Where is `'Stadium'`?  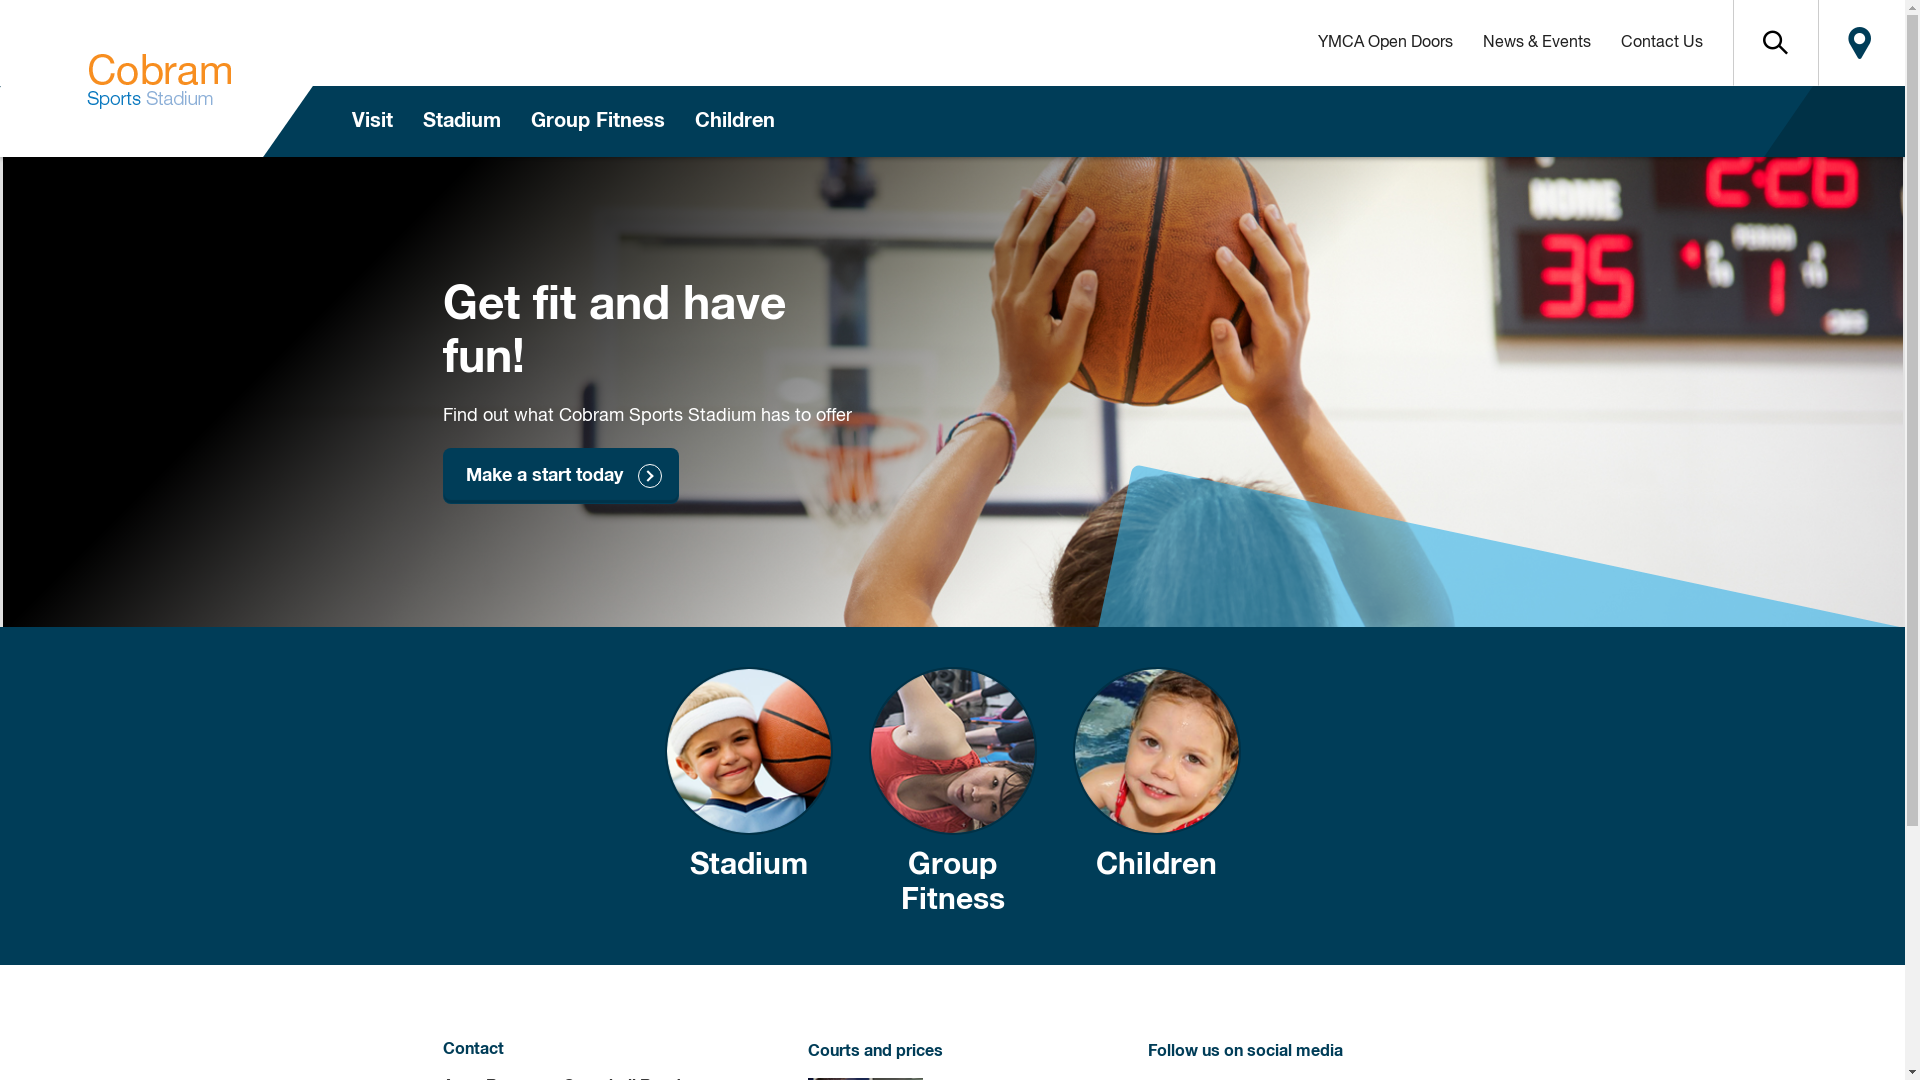 'Stadium' is located at coordinates (747, 794).